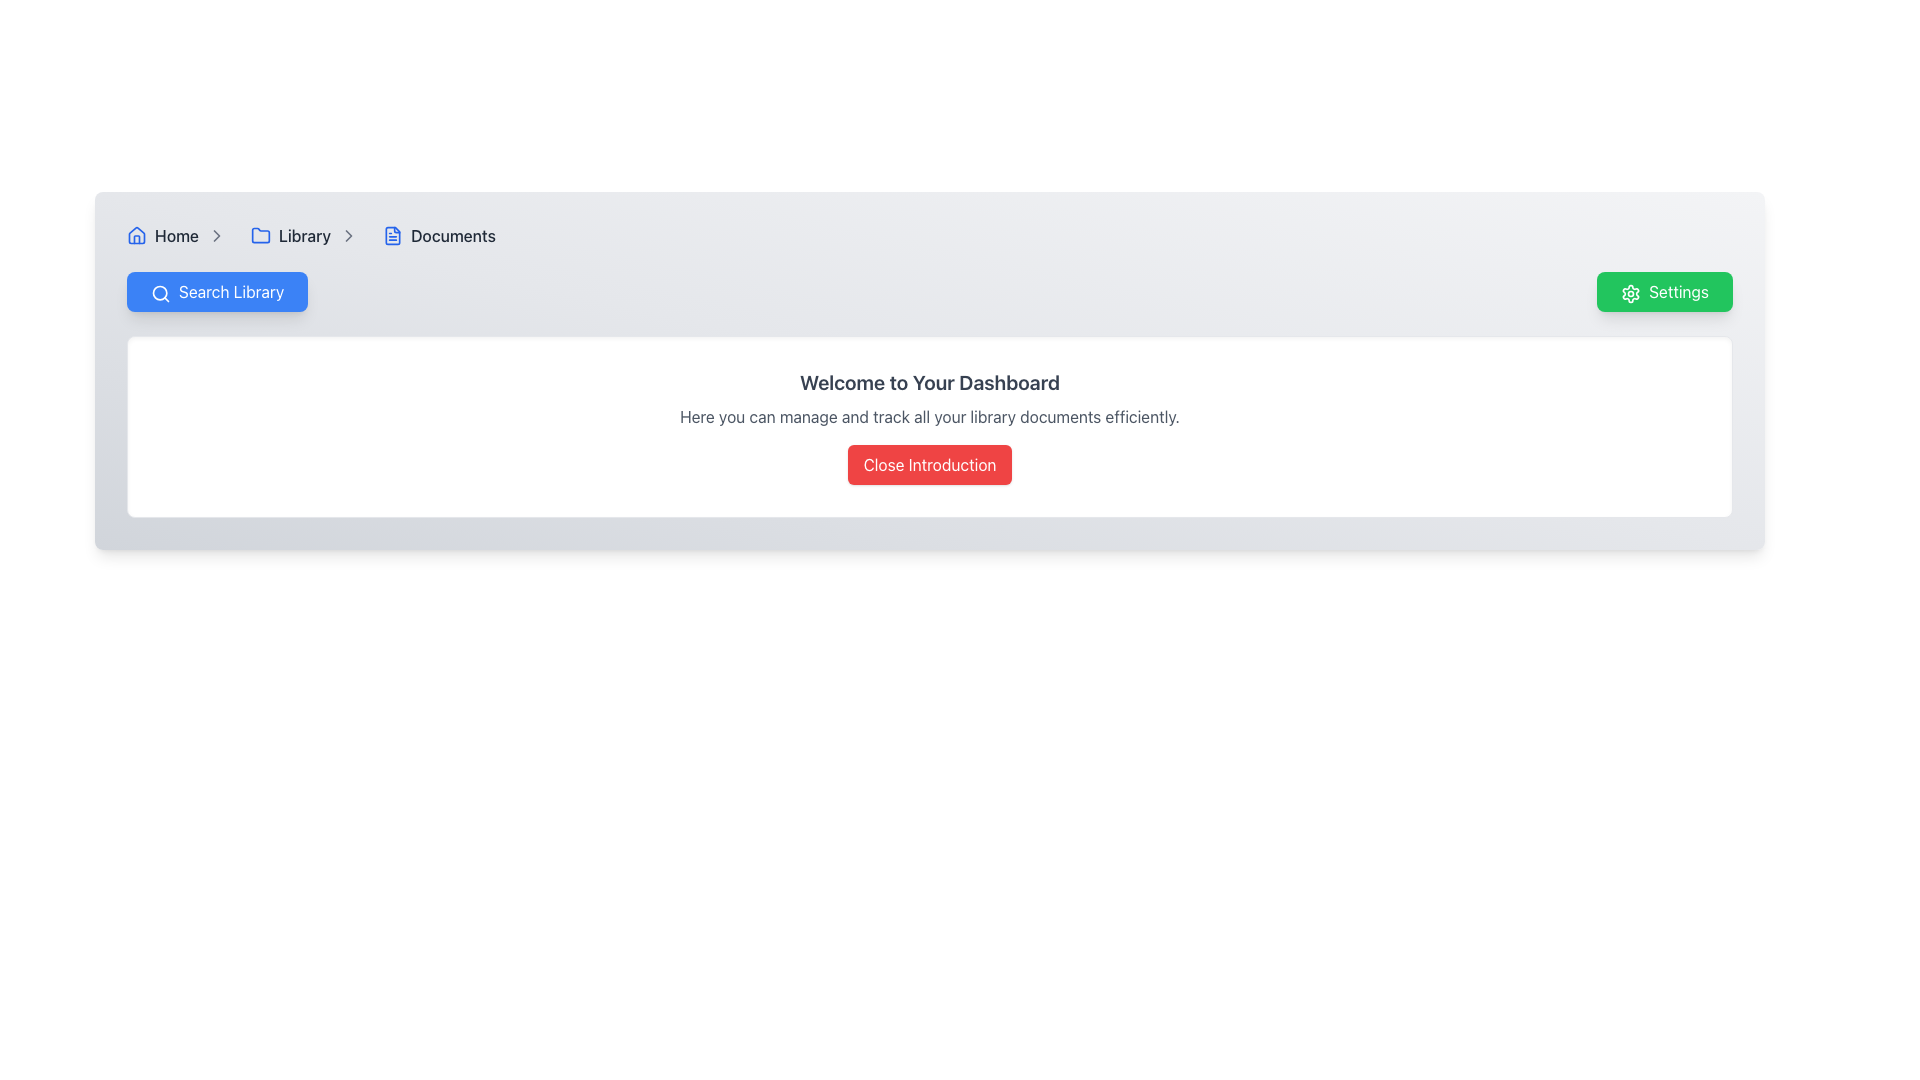 The image size is (1920, 1080). Describe the element at coordinates (929, 465) in the screenshot. I see `the button located below the informational text 'Here you can manage and track all your library documents efficiently.'` at that location.